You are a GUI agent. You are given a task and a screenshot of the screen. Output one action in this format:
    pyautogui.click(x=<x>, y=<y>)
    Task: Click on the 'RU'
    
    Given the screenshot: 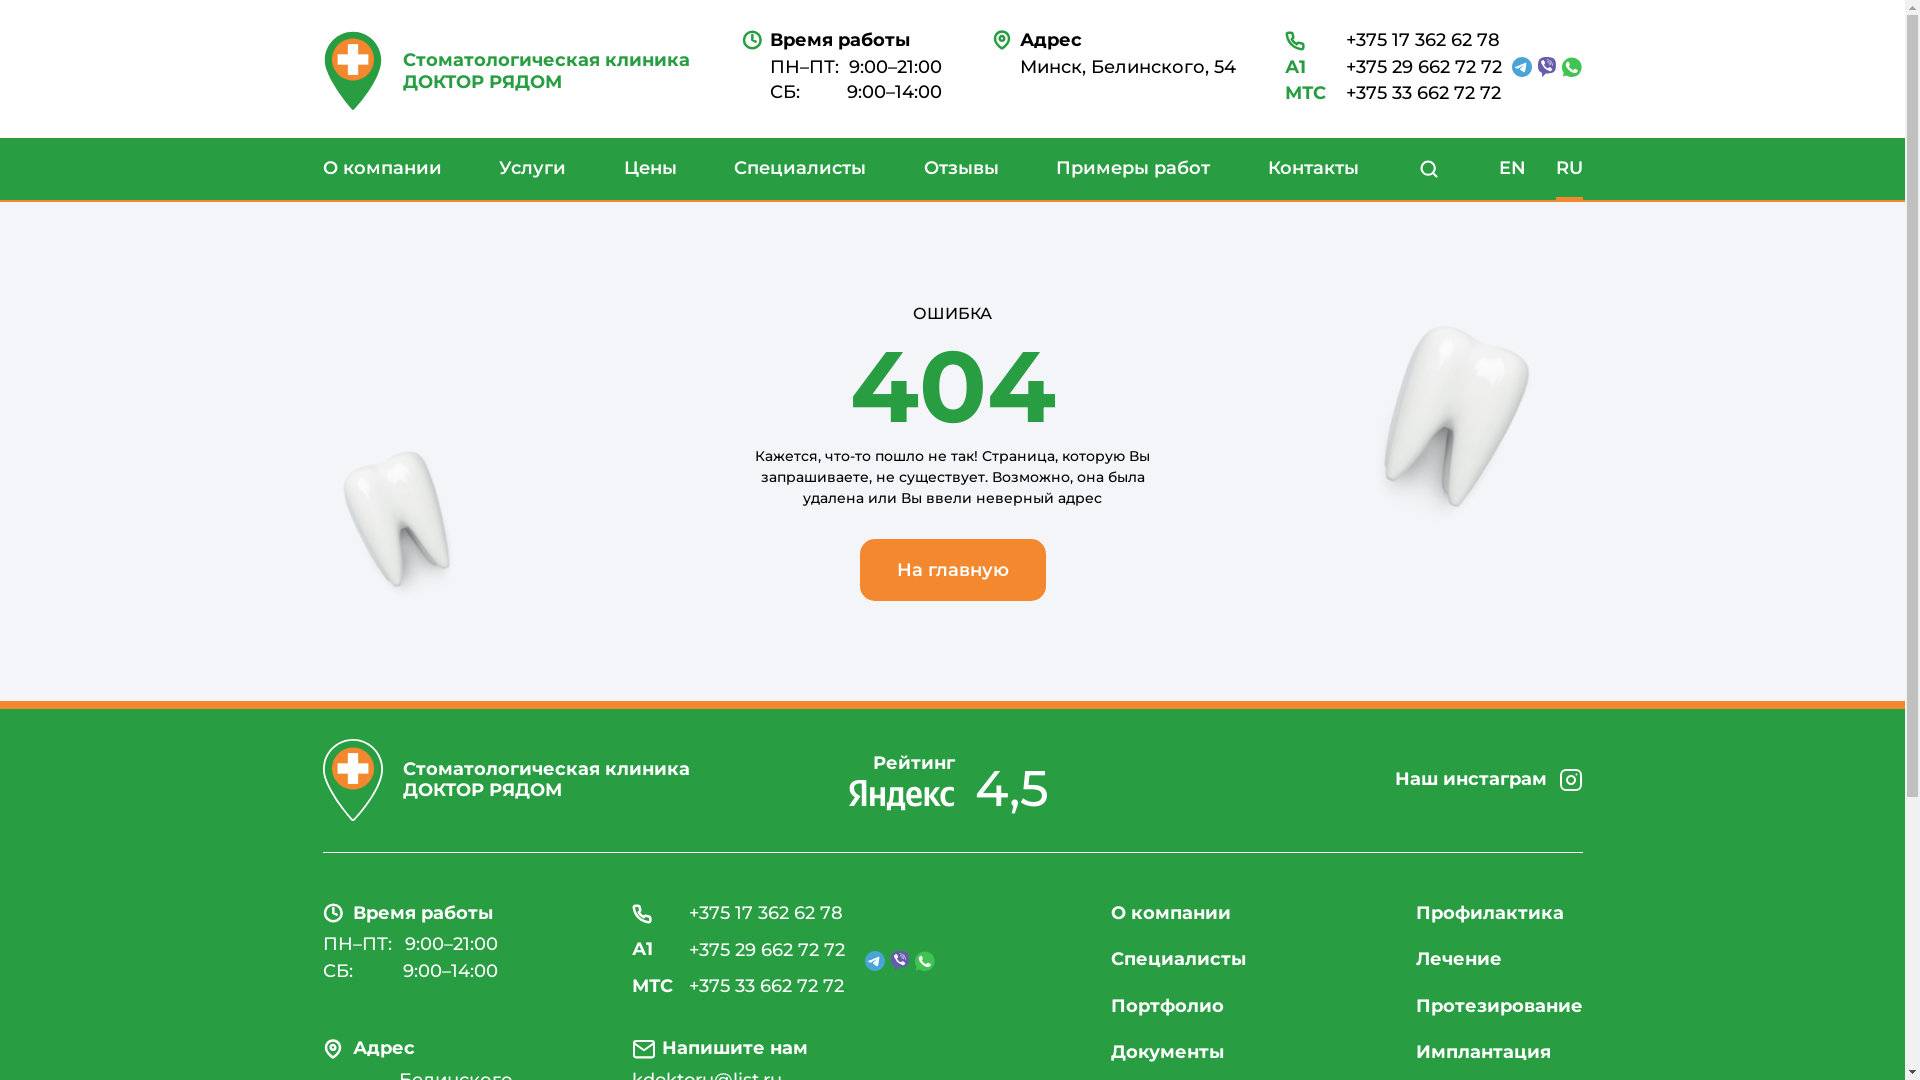 What is the action you would take?
    pyautogui.click(x=1568, y=168)
    